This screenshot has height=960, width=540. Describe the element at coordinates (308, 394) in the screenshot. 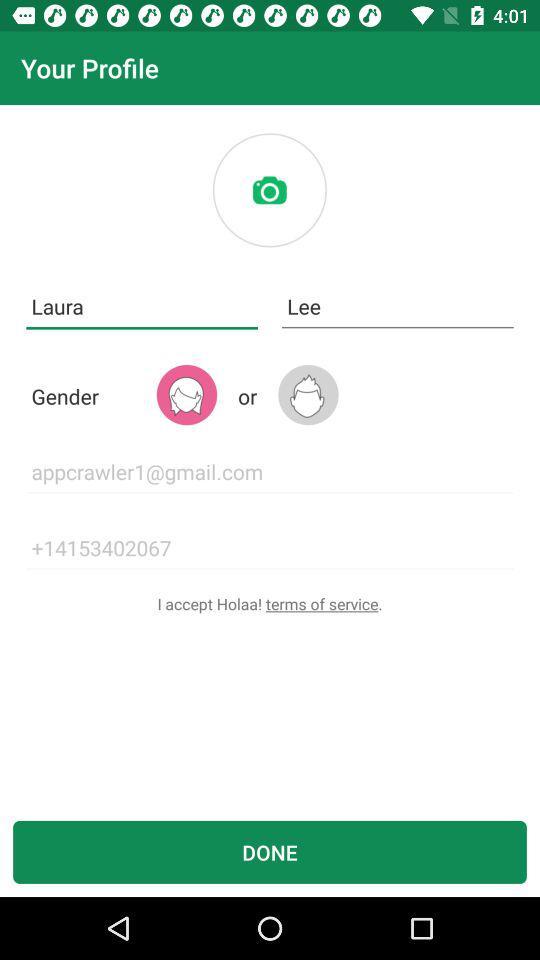

I see `for male` at that location.